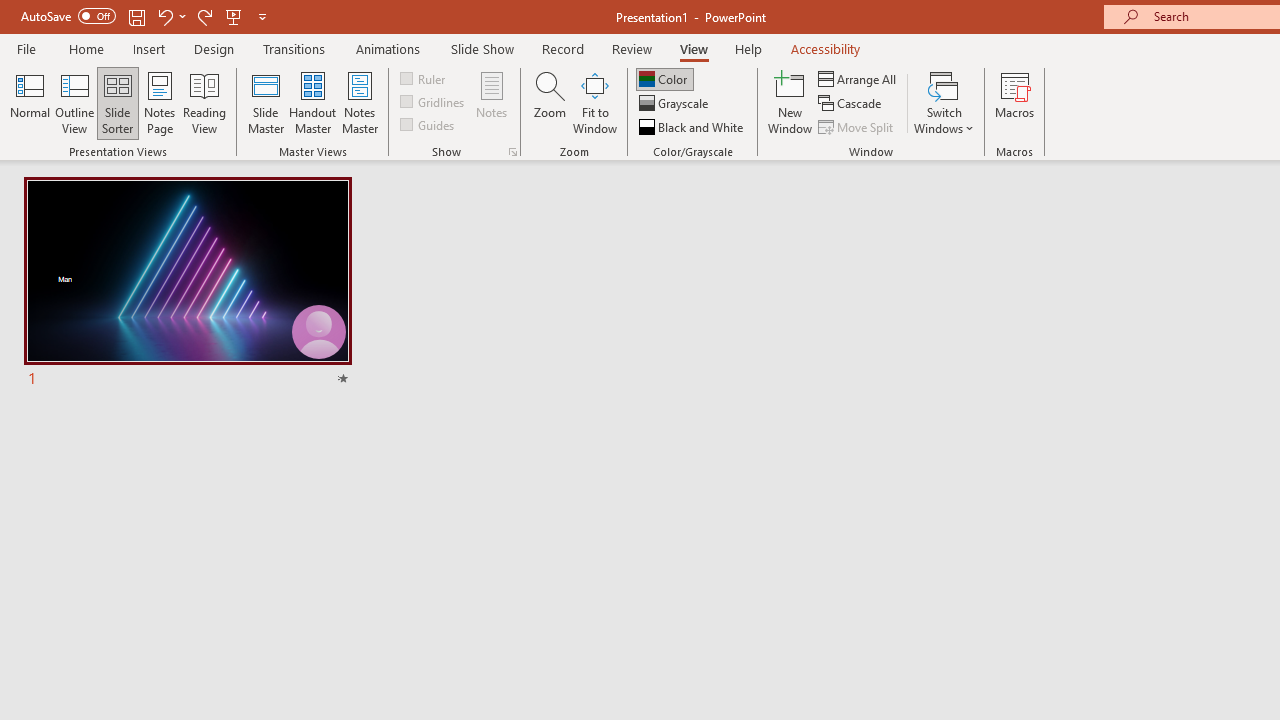  What do you see at coordinates (160, 103) in the screenshot?
I see `'Notes Page'` at bounding box center [160, 103].